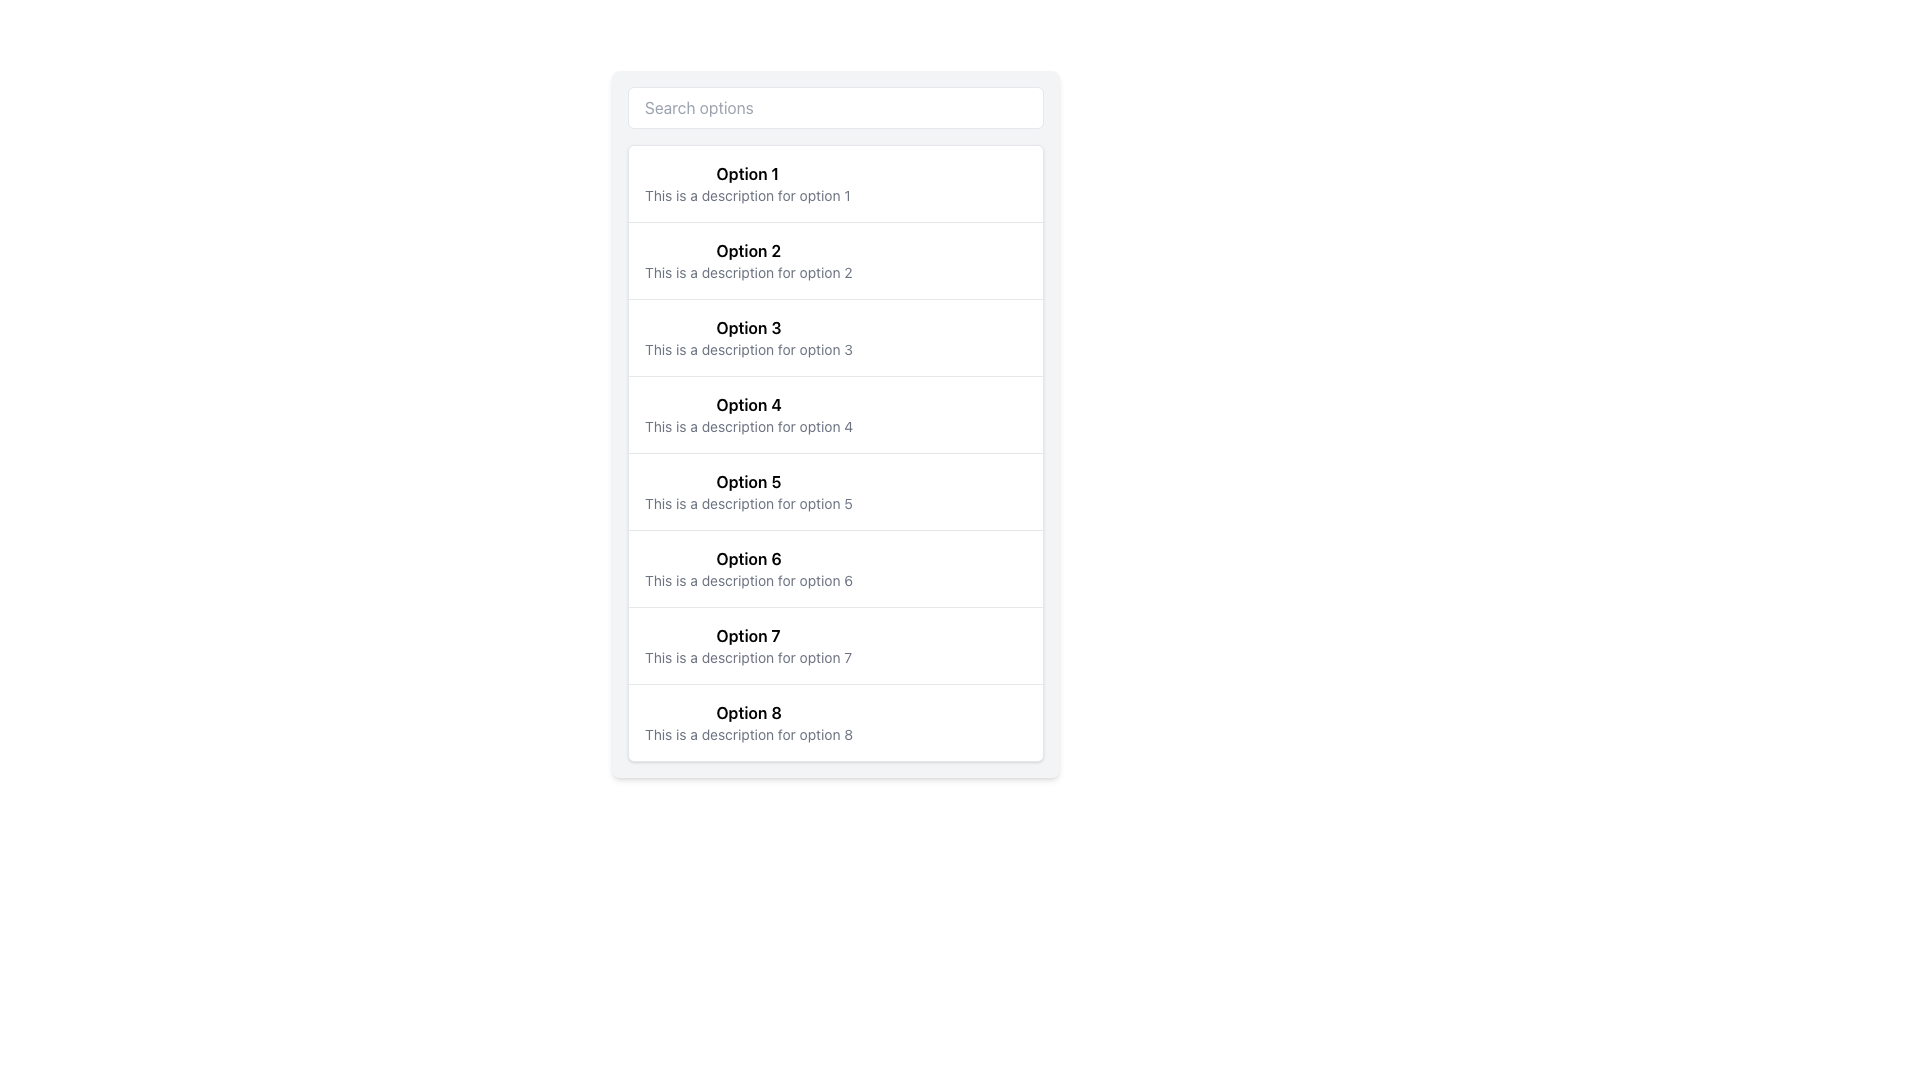  Describe the element at coordinates (746, 172) in the screenshot. I see `the bold-styled static text reading 'Option 1', which is positioned at the top-left of the content area above its description in a vertically-stacked list of selectable options` at that location.